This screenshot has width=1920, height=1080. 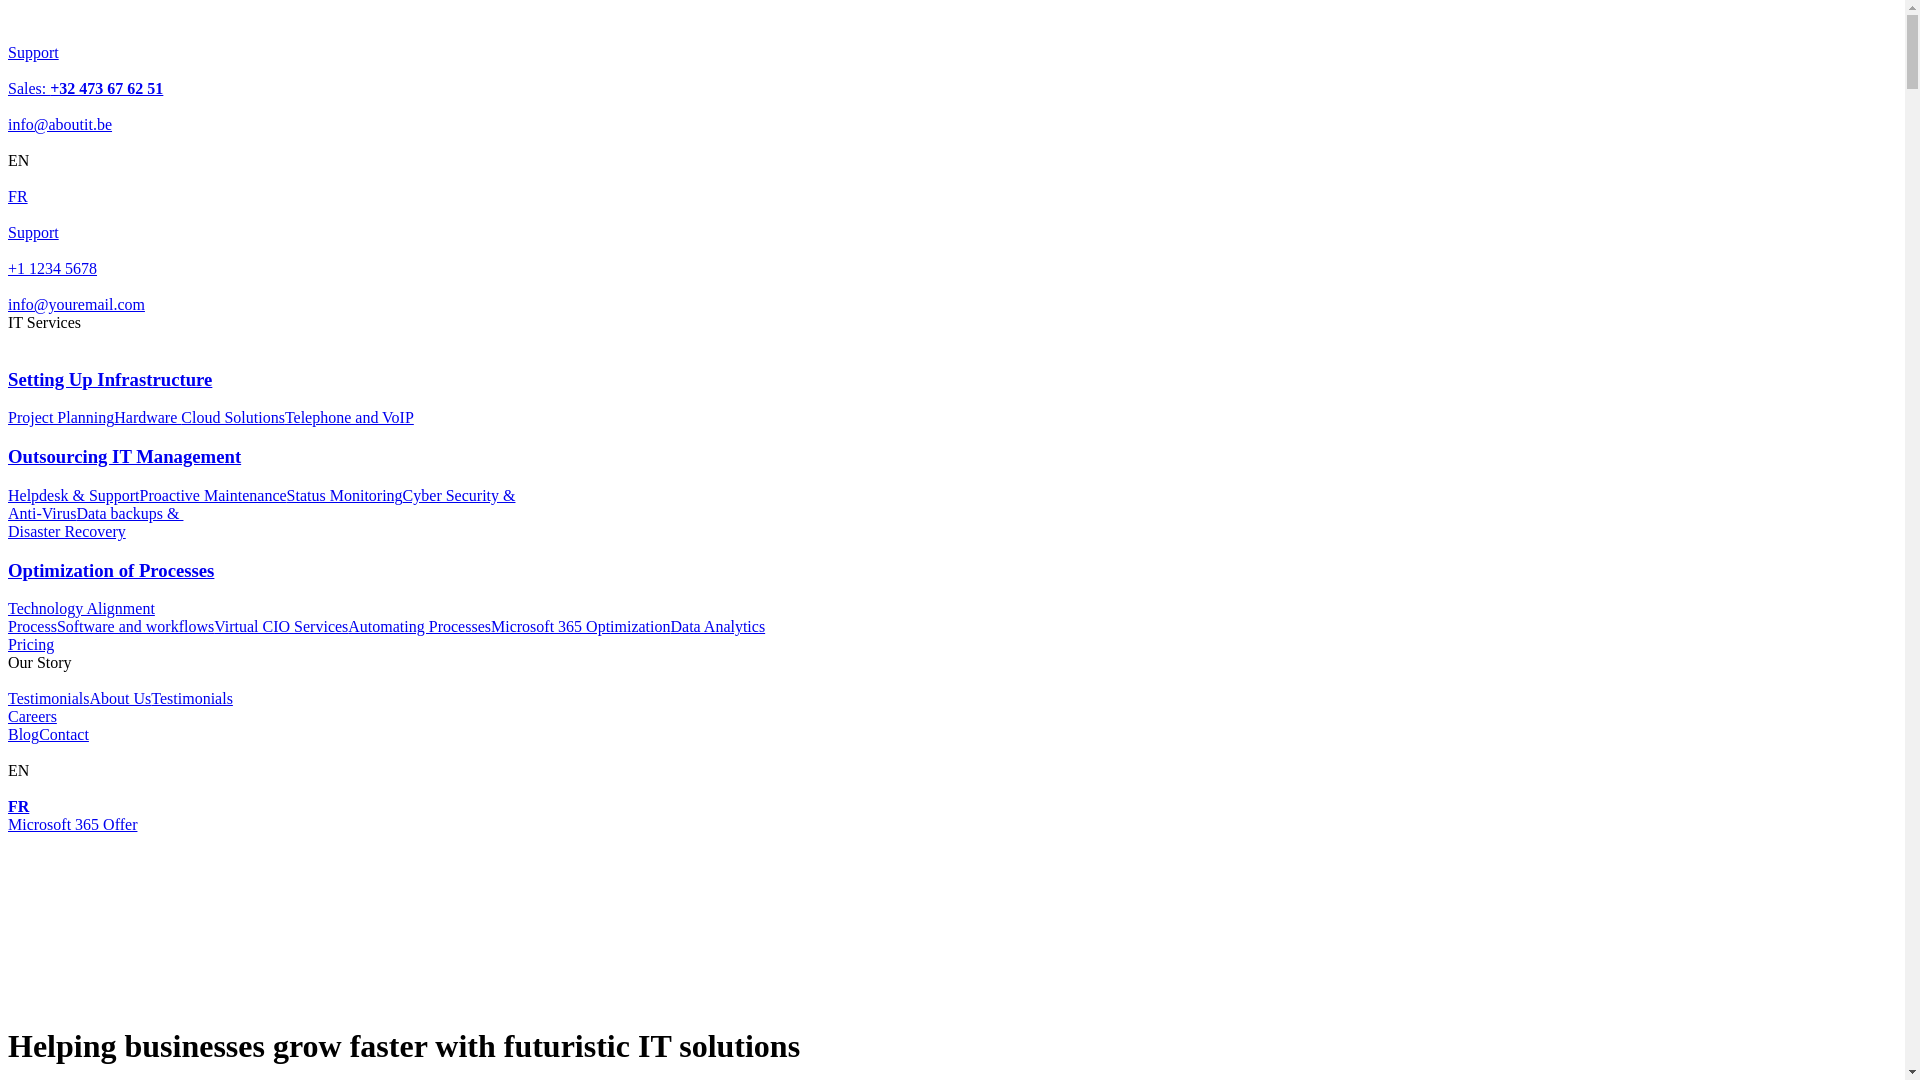 I want to click on 'Automating Processes', so click(x=418, y=625).